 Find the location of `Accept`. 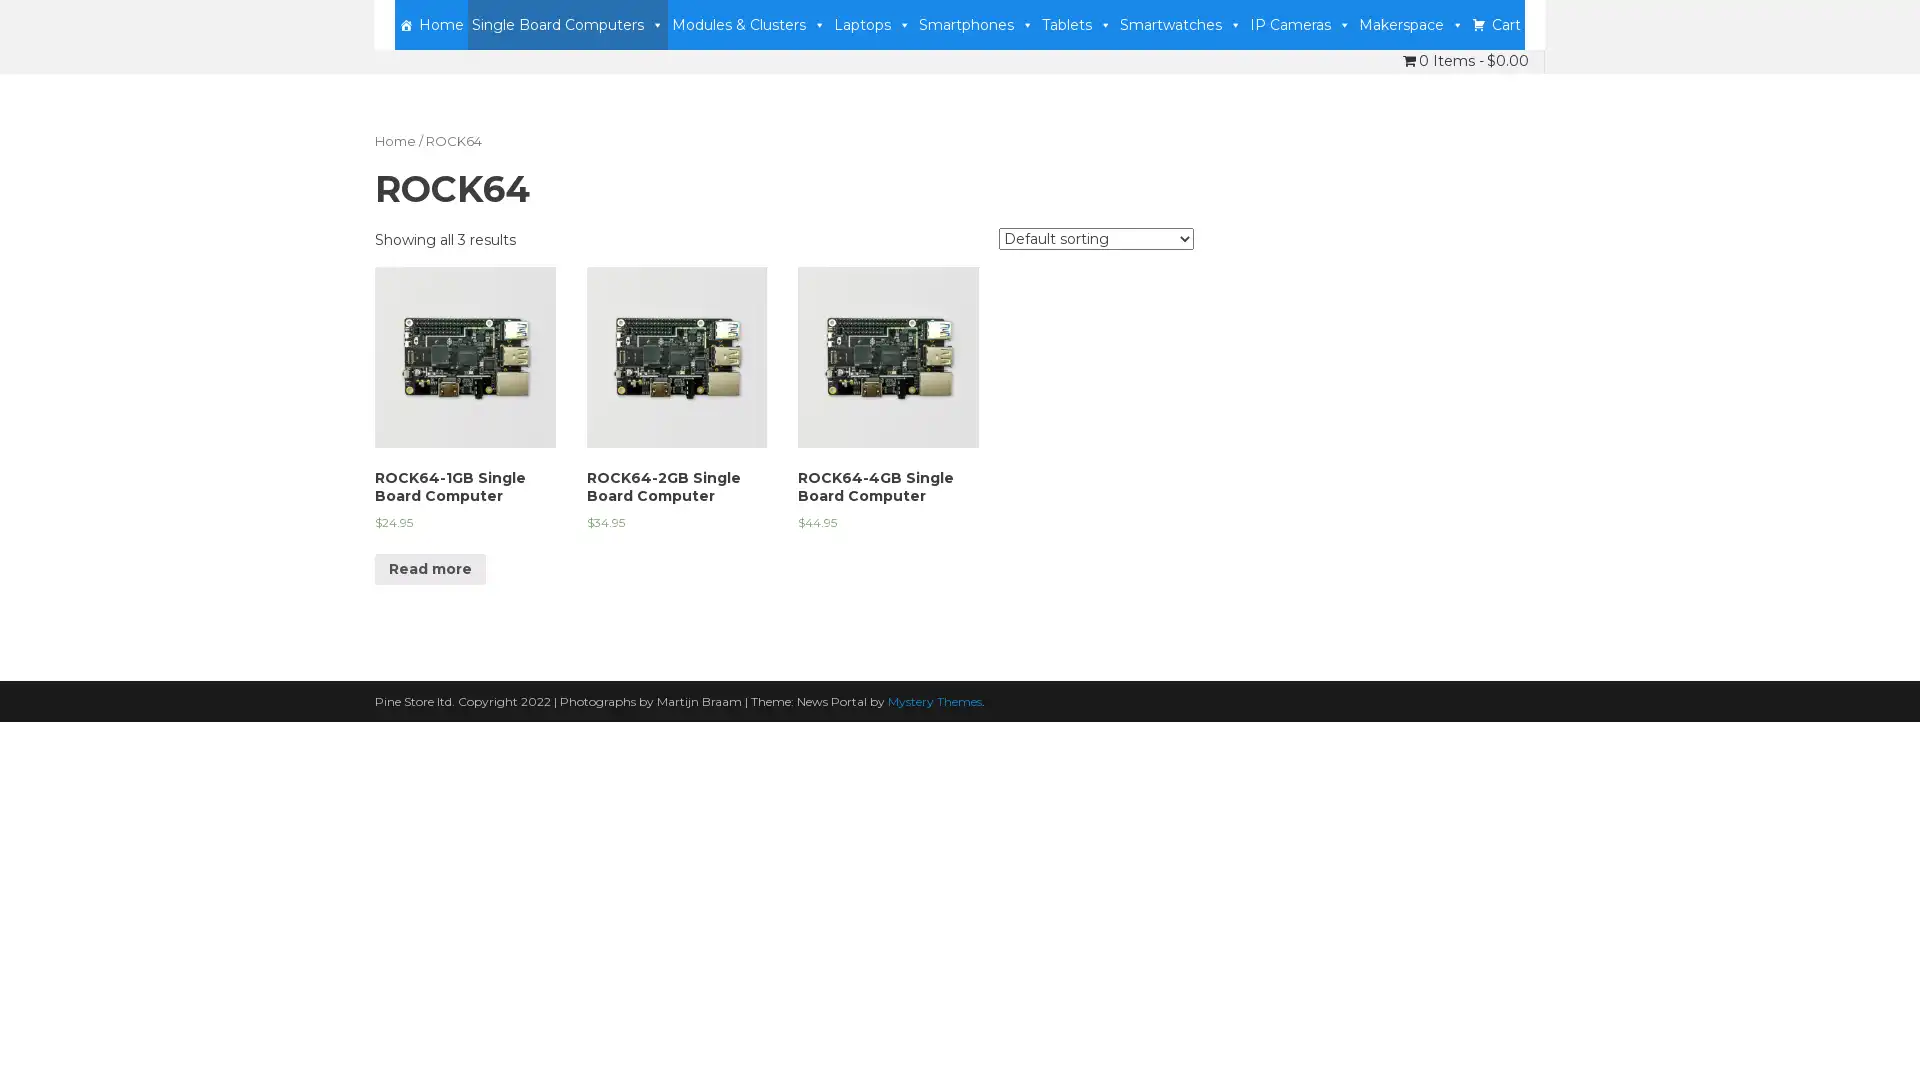

Accept is located at coordinates (1266, 1049).